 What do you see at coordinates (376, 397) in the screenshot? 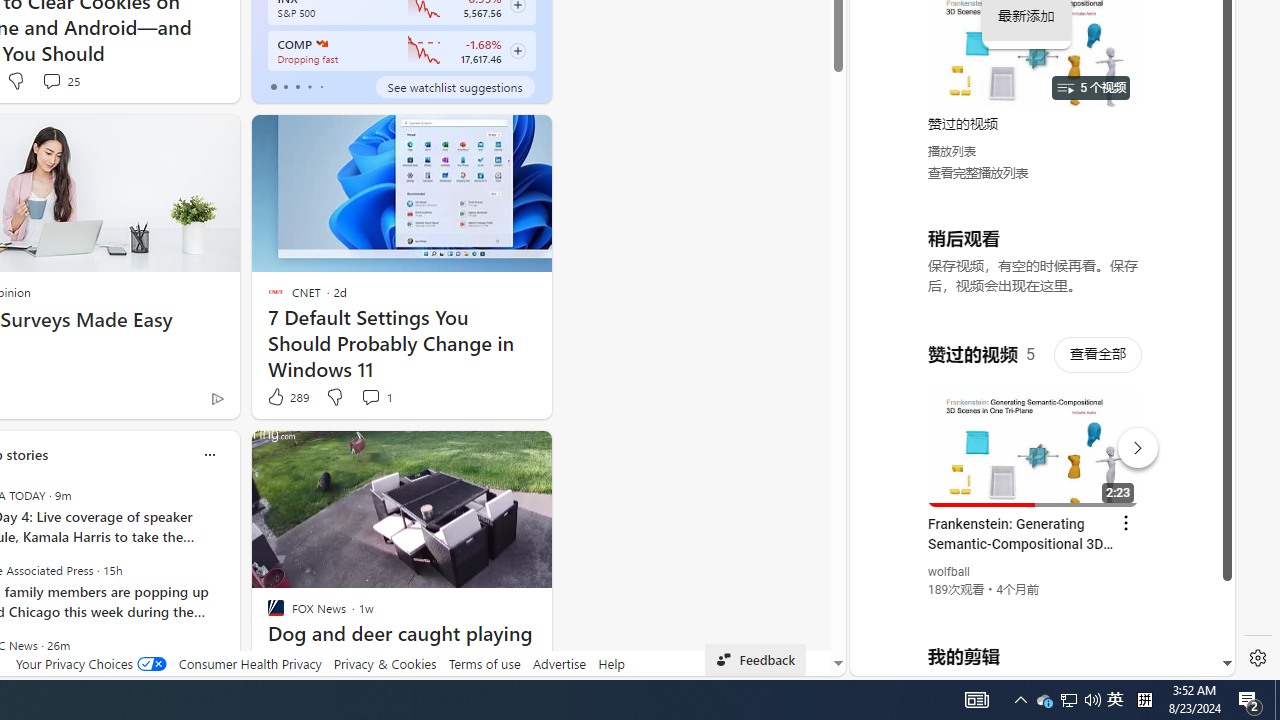
I see `'View comments 1 Comment'` at bounding box center [376, 397].